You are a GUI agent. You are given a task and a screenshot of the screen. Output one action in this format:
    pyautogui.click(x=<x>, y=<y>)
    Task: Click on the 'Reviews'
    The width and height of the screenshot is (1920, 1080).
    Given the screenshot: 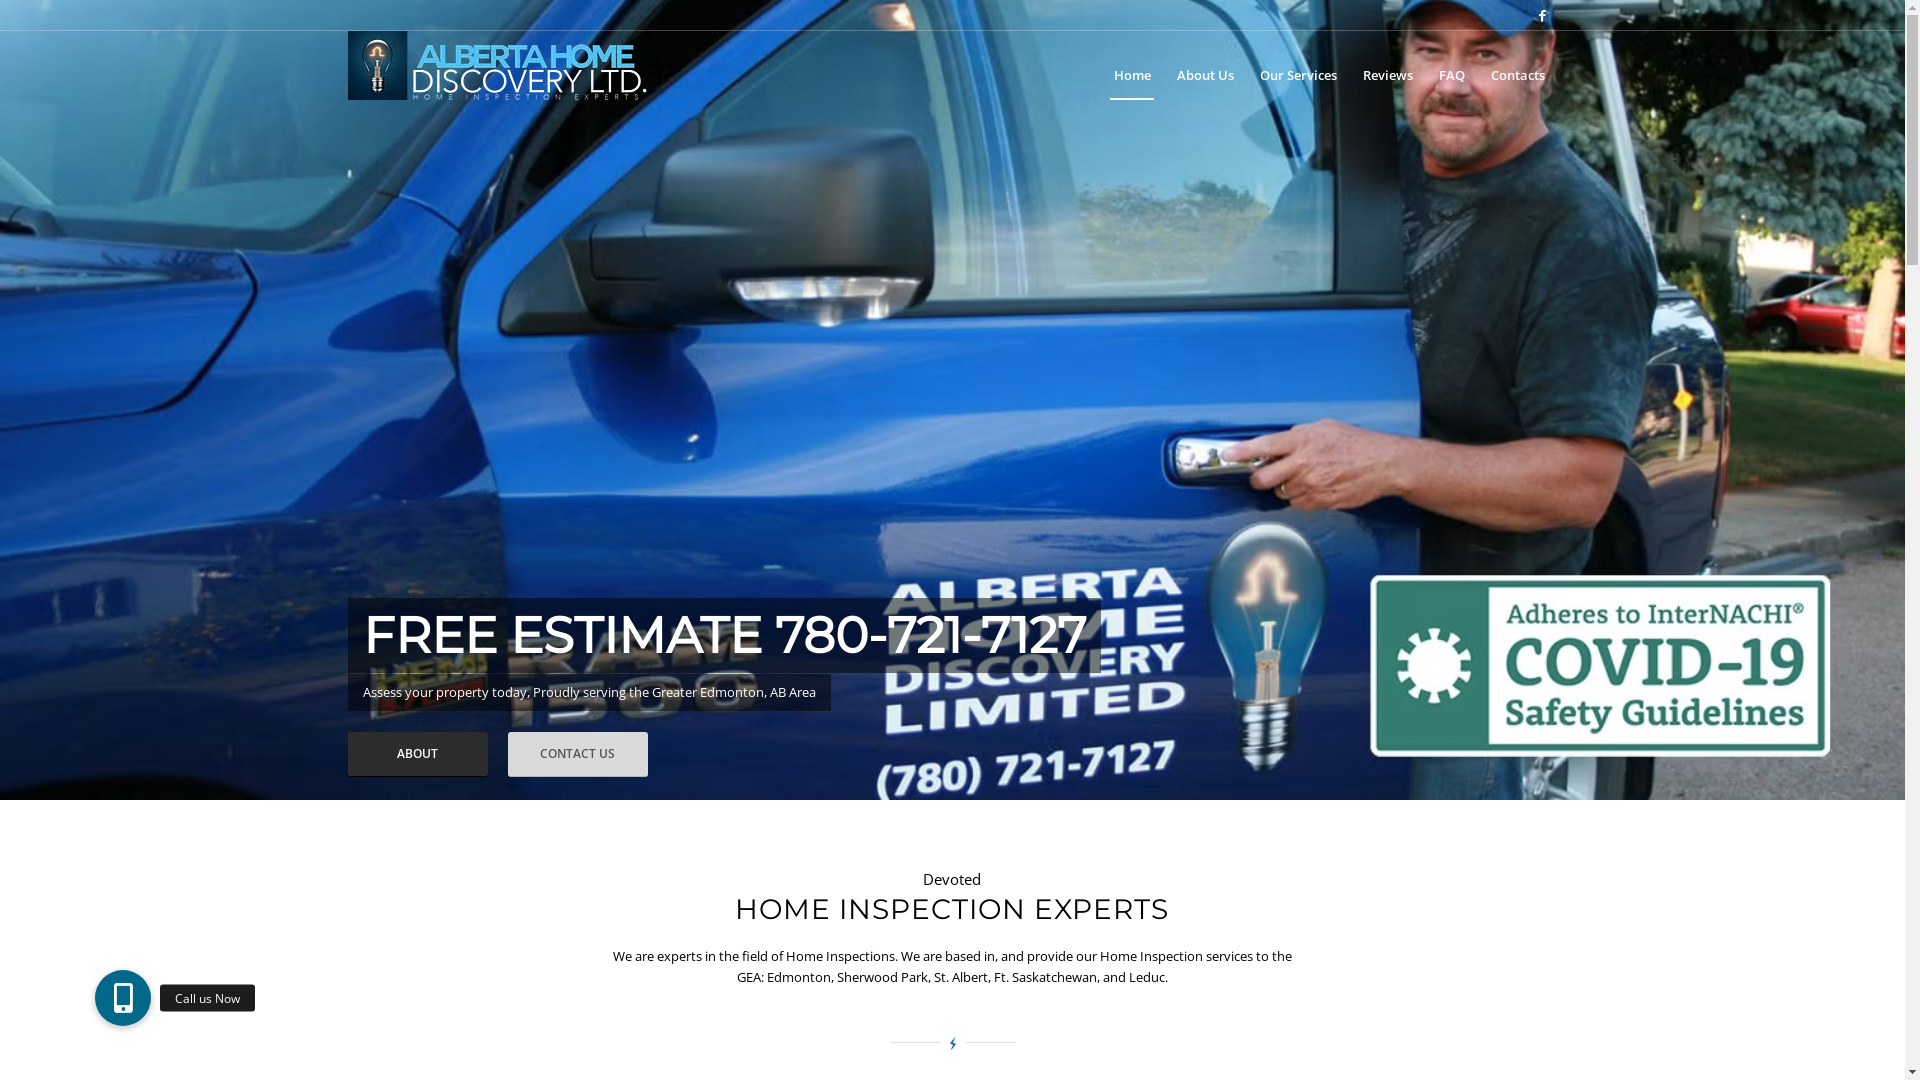 What is the action you would take?
    pyautogui.click(x=1386, y=73)
    